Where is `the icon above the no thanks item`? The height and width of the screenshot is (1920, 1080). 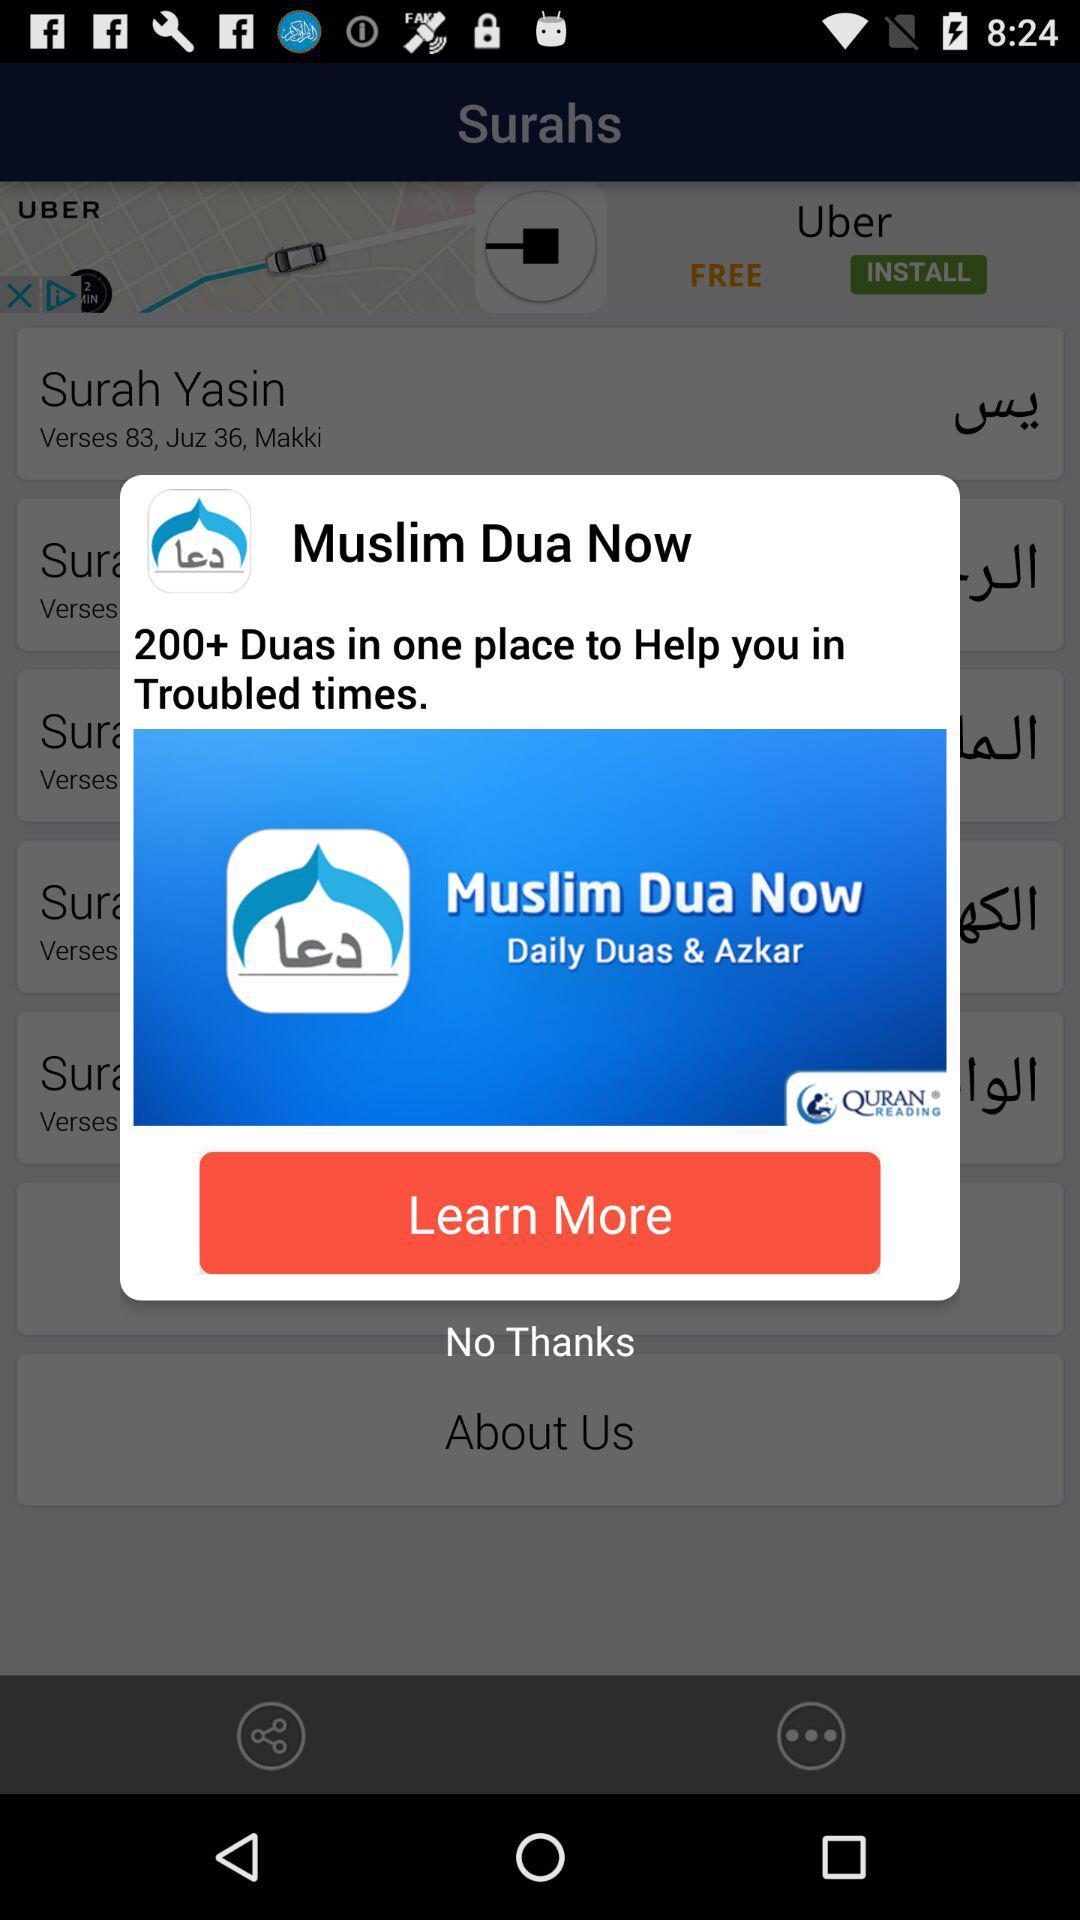 the icon above the no thanks item is located at coordinates (540, 1212).